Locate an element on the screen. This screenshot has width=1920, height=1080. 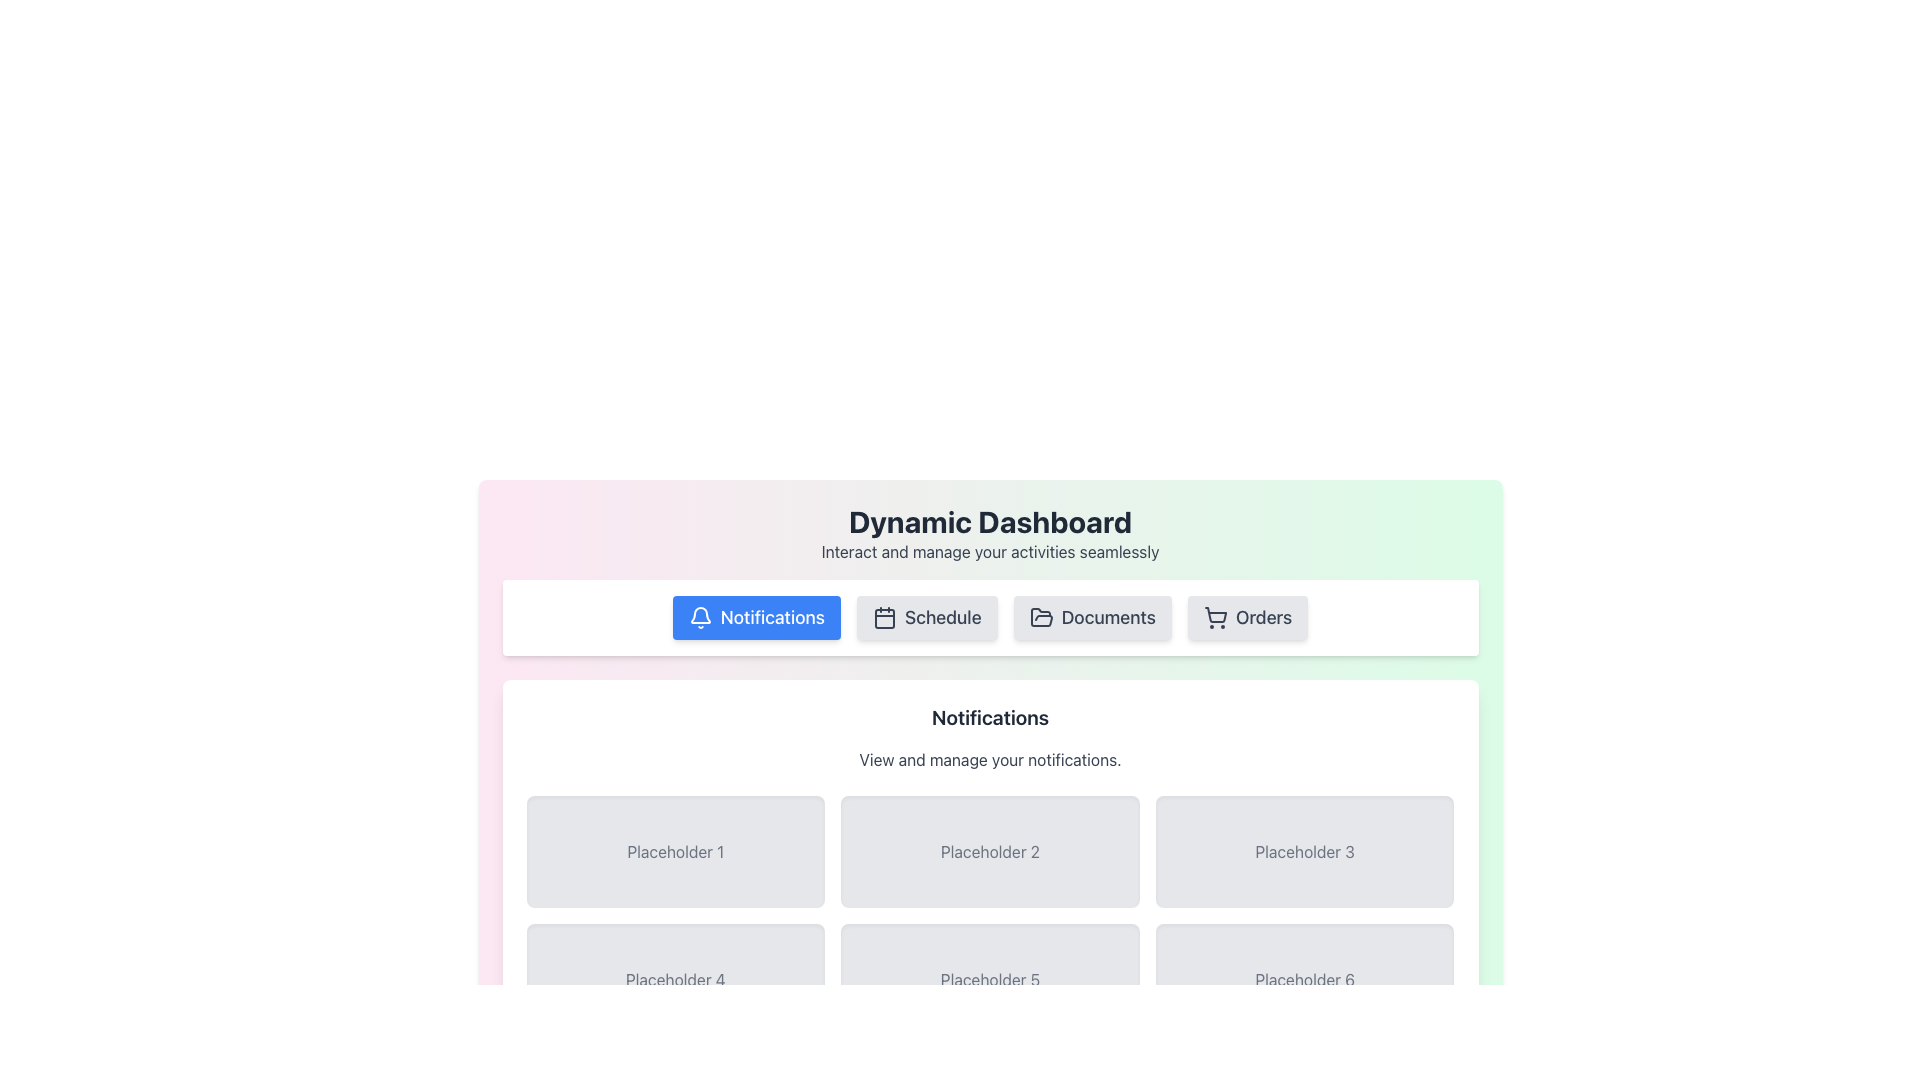
the static box with the label text 'Placeholder 6' located in the bottom right corner of the grid layout within the 'Notifications' section of the dashboard is located at coordinates (1305, 978).